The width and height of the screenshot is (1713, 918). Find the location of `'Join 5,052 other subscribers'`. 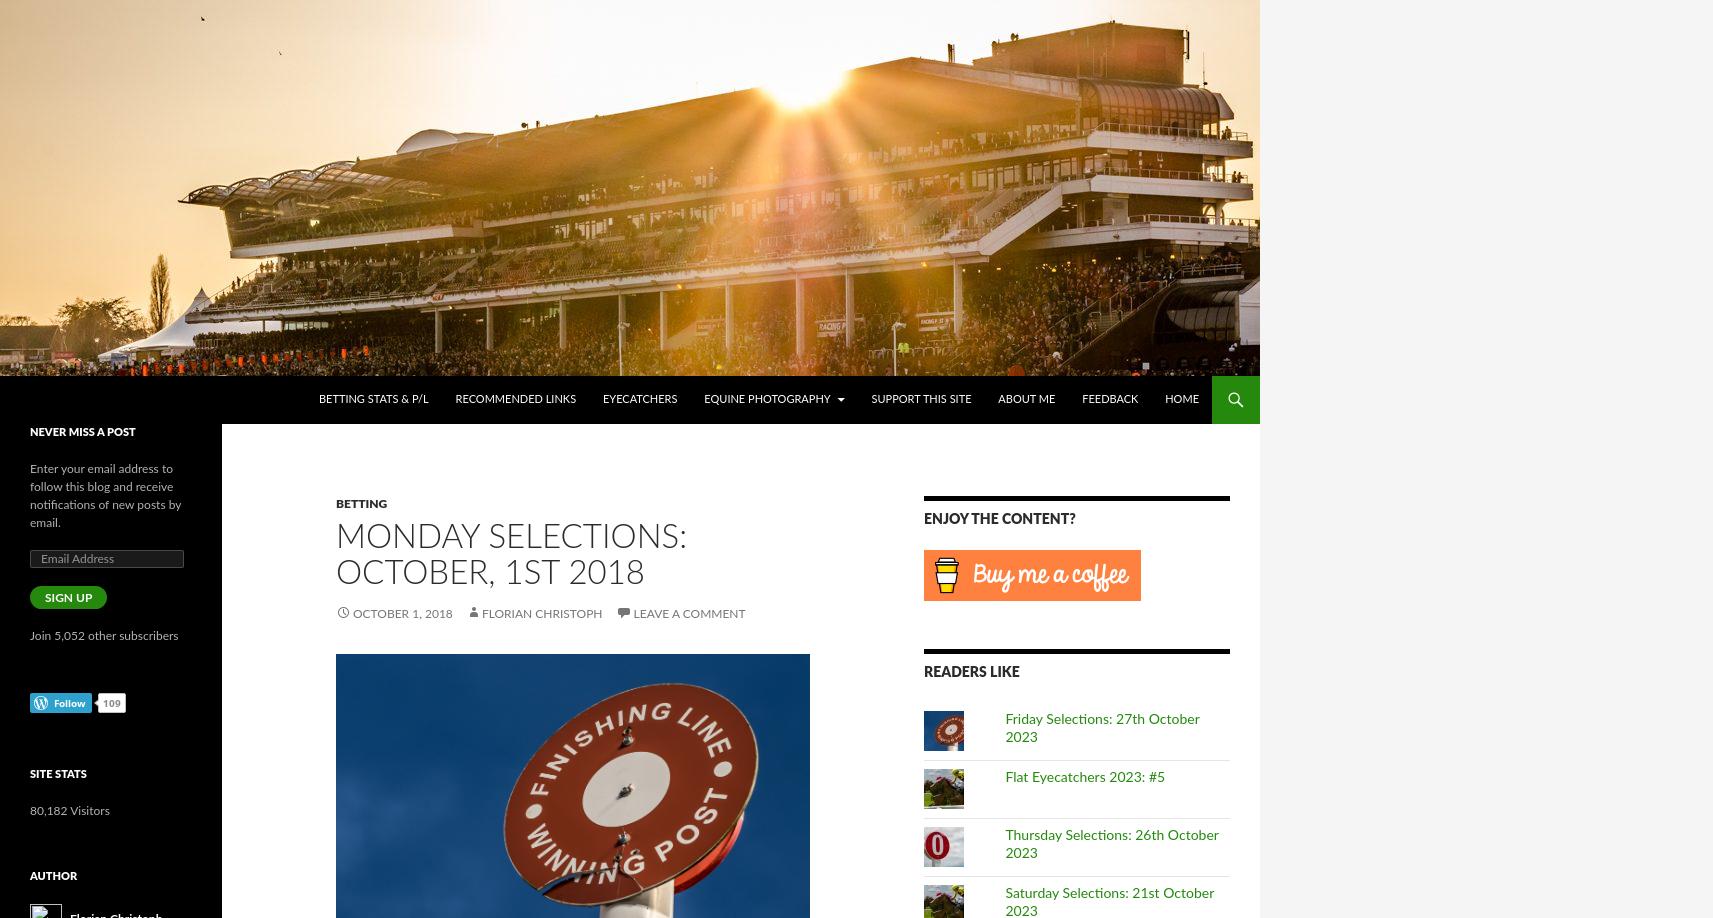

'Join 5,052 other subscribers' is located at coordinates (102, 635).